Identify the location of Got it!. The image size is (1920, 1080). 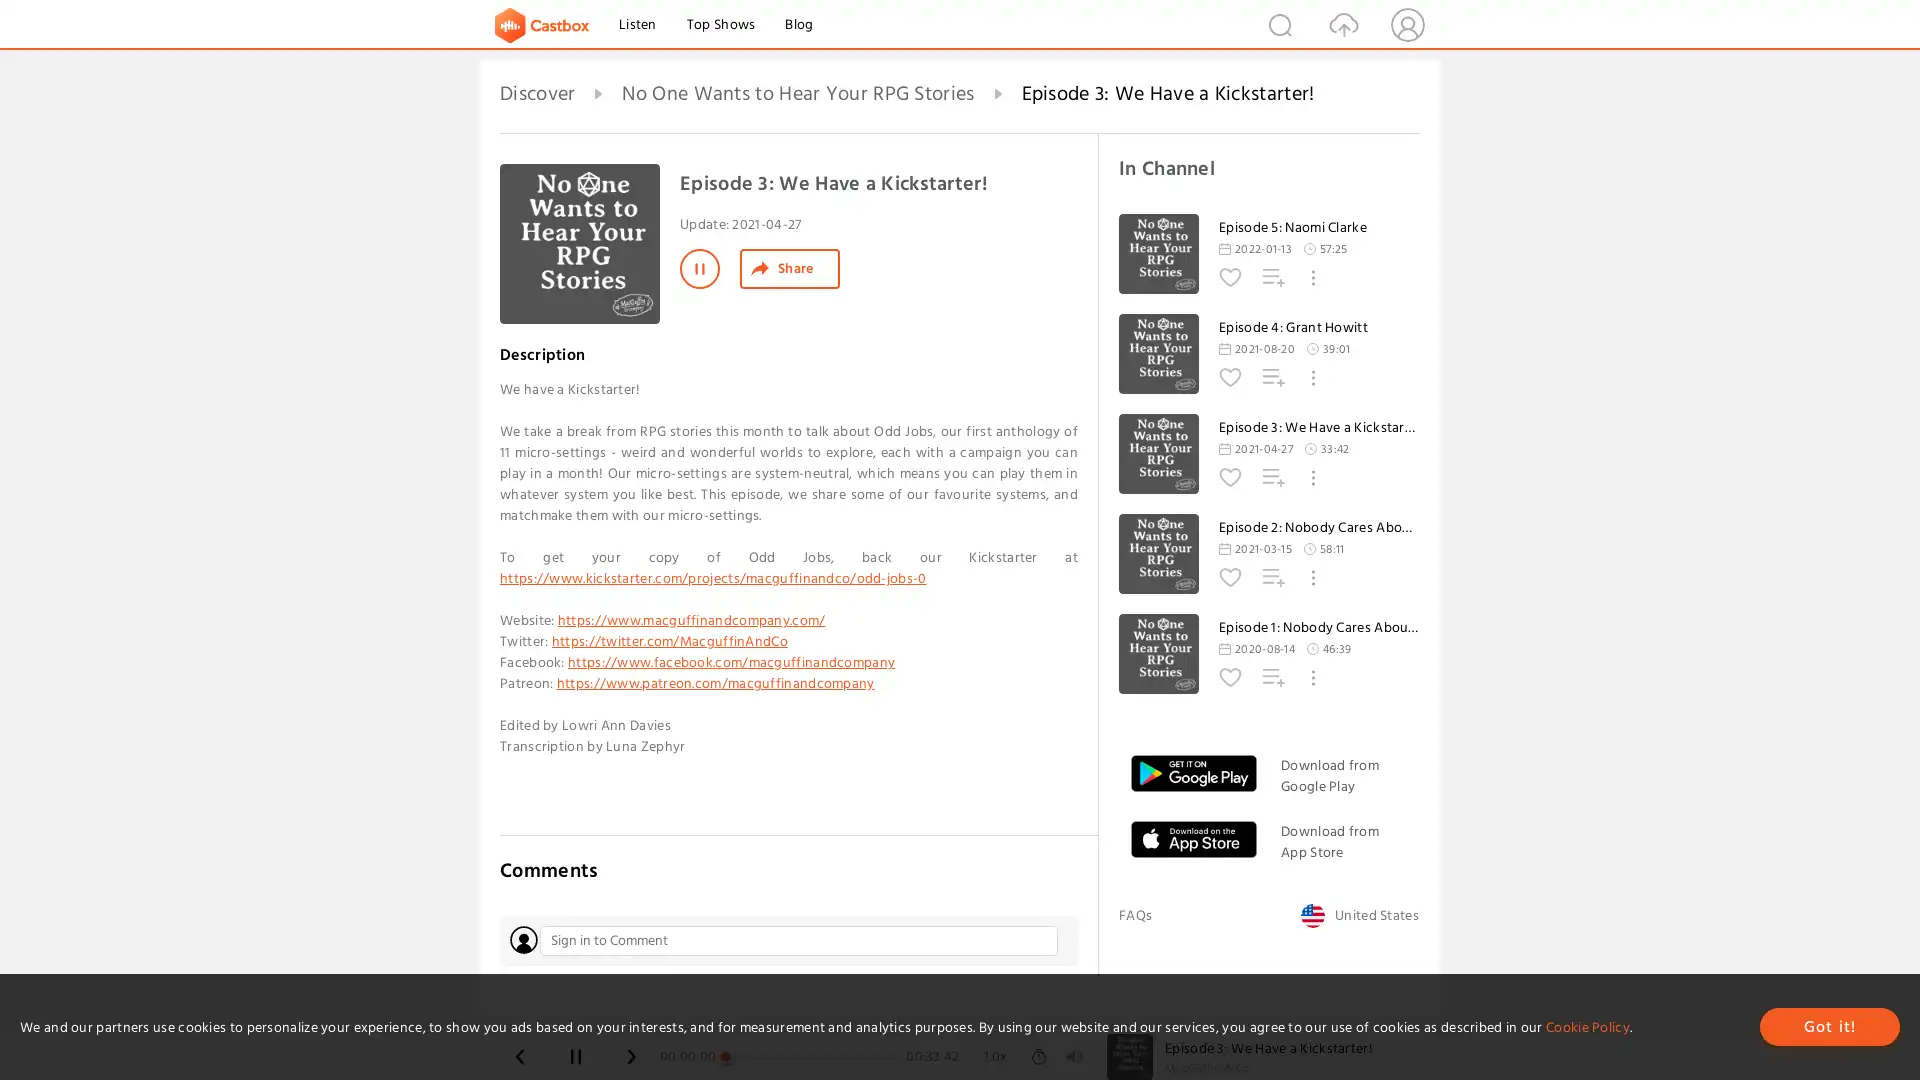
(1829, 1026).